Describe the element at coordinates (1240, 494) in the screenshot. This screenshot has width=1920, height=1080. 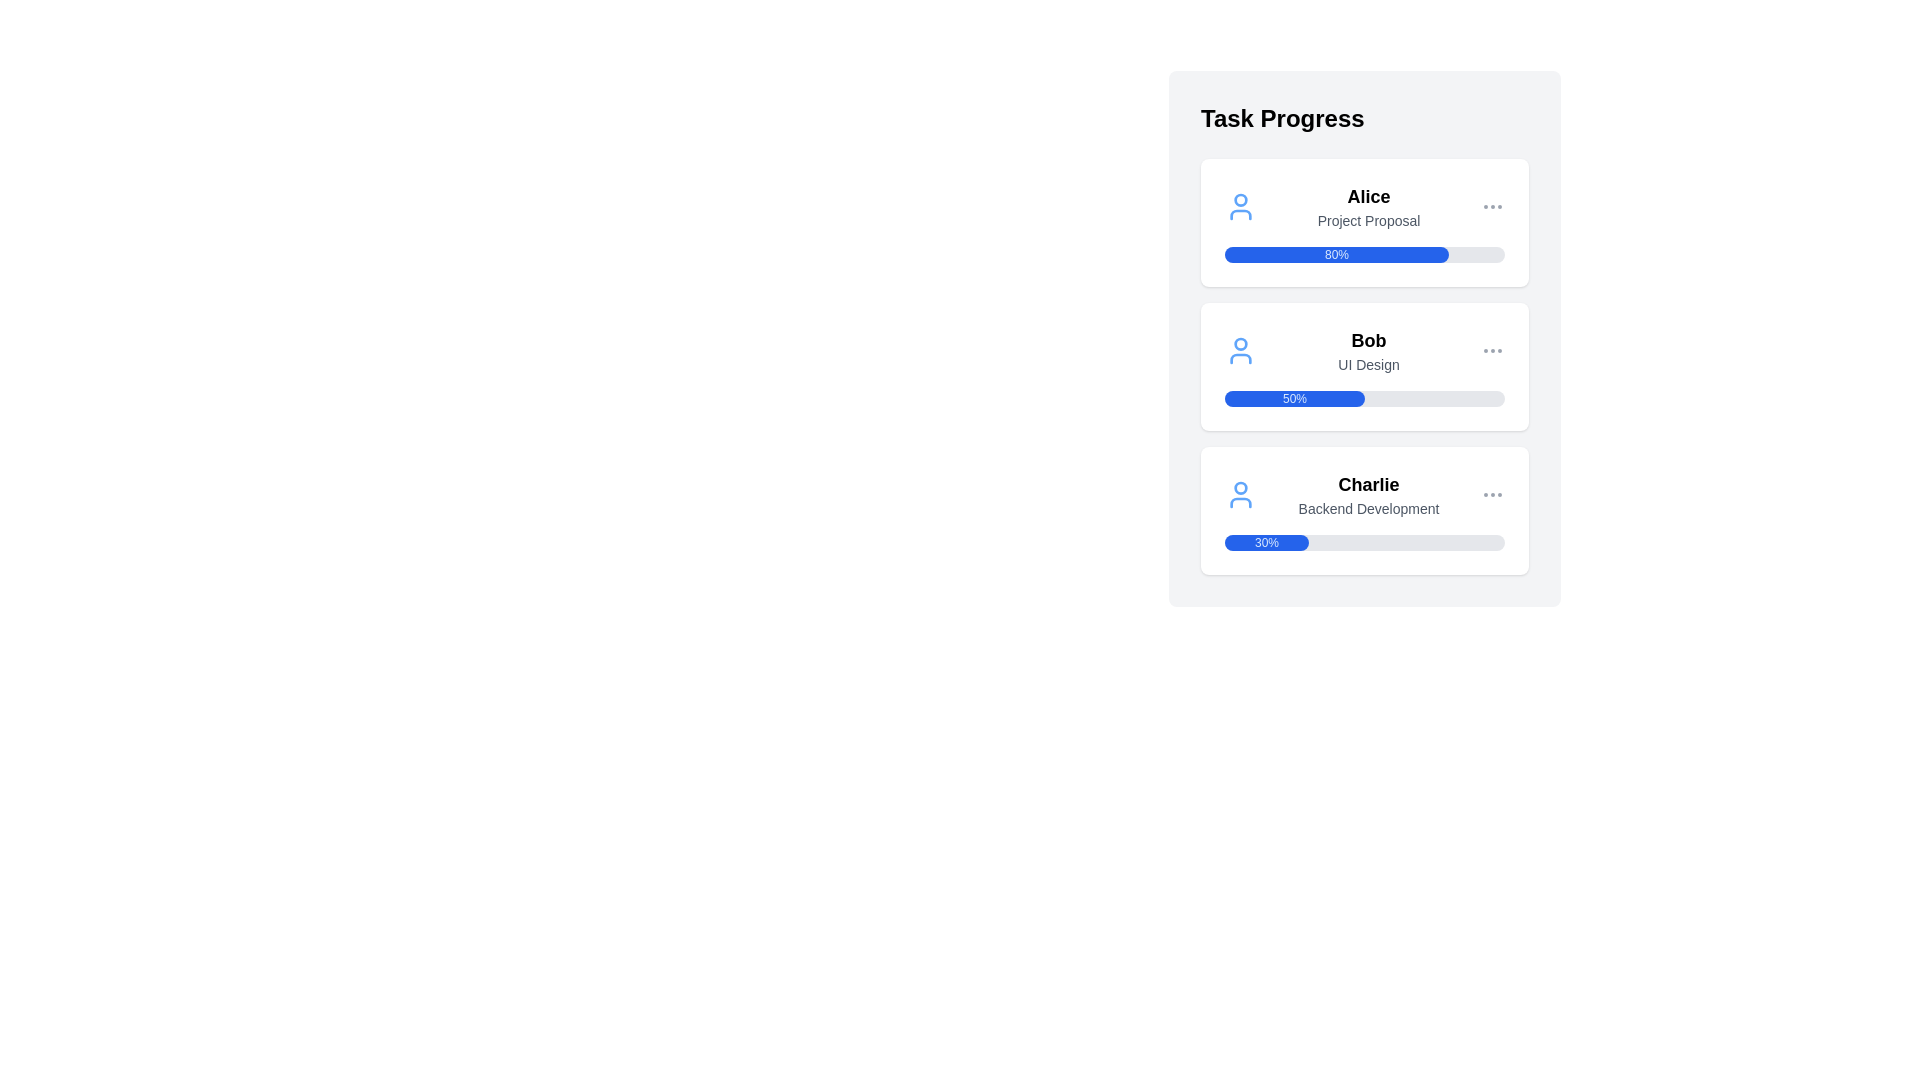
I see `the SVG icon representing the user 'Charlie', which is the leftmost icon in the user block containing the name and role details, for user identification` at that location.